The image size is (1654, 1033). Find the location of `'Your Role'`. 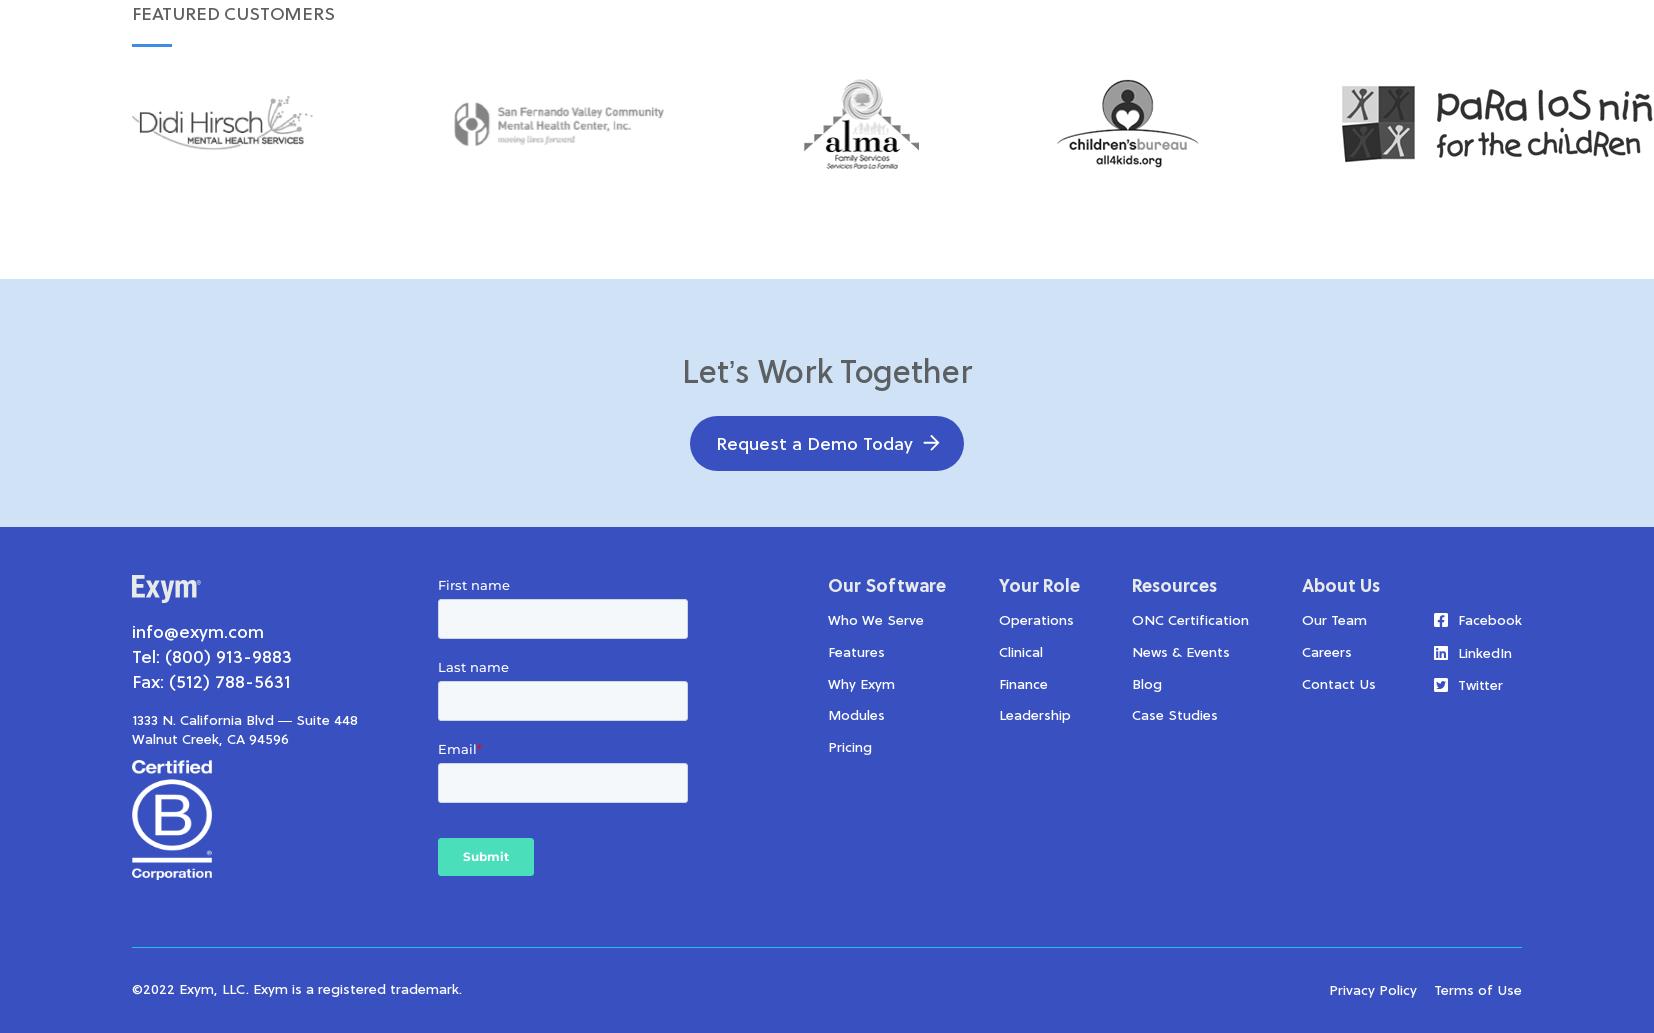

'Your Role' is located at coordinates (1038, 586).